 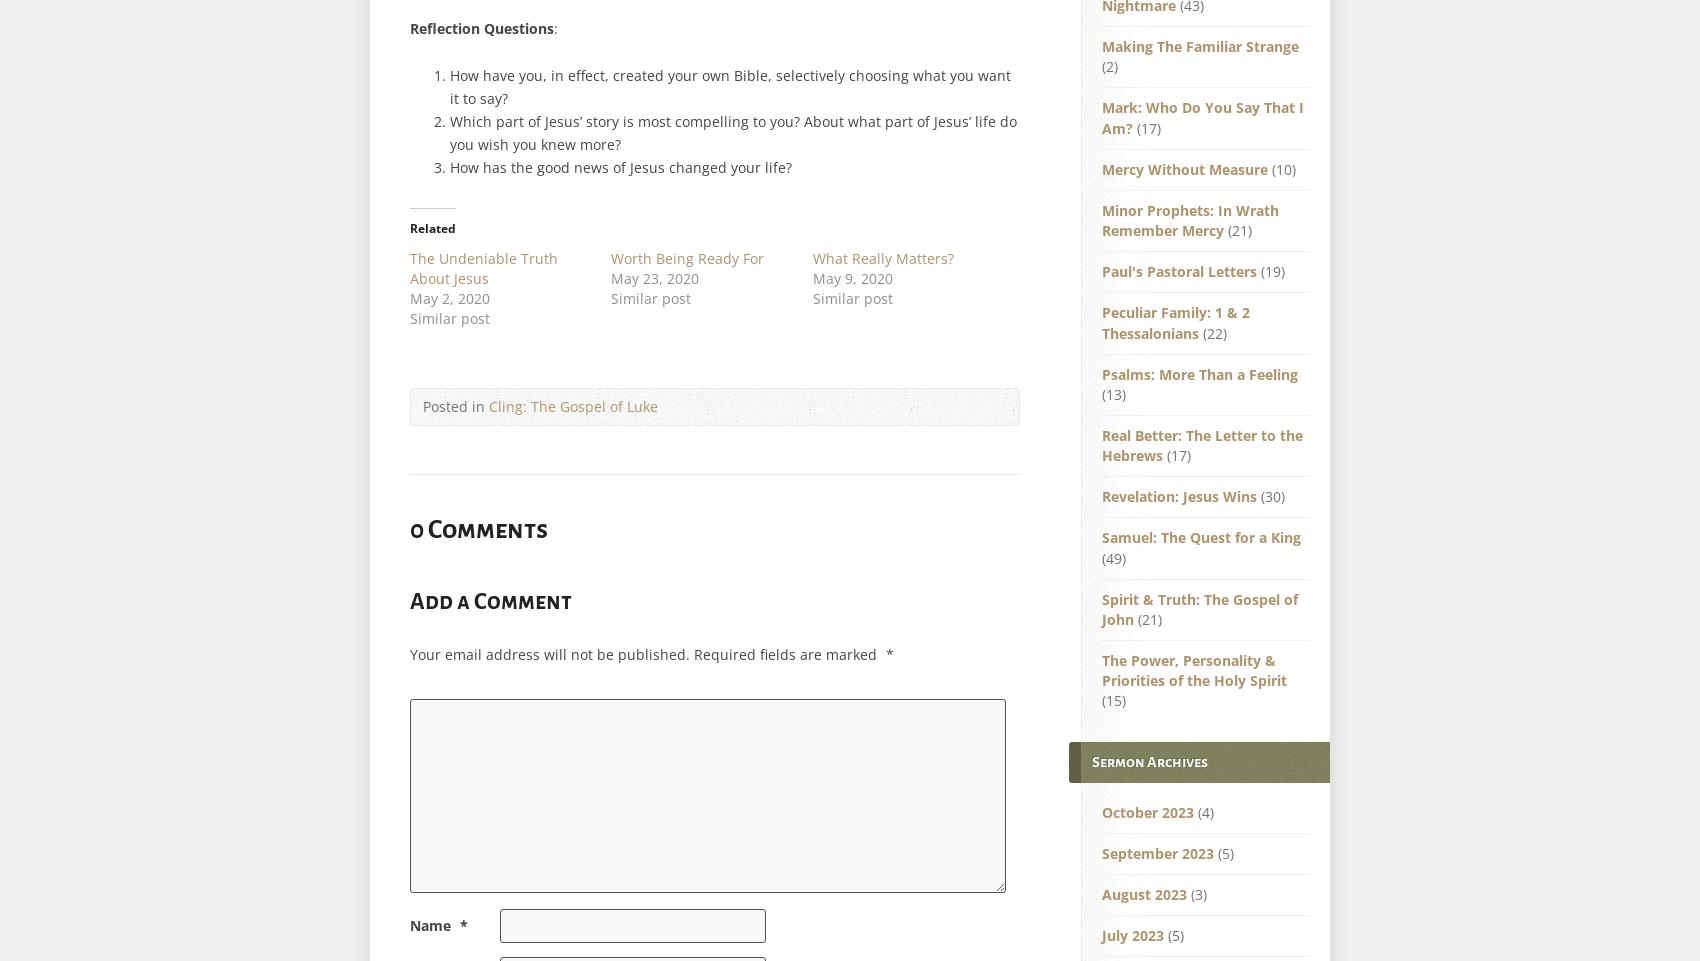 I want to click on 'How have you, in effect, created your own Bible, selectively choosing what you want it to say?', so click(x=730, y=86).